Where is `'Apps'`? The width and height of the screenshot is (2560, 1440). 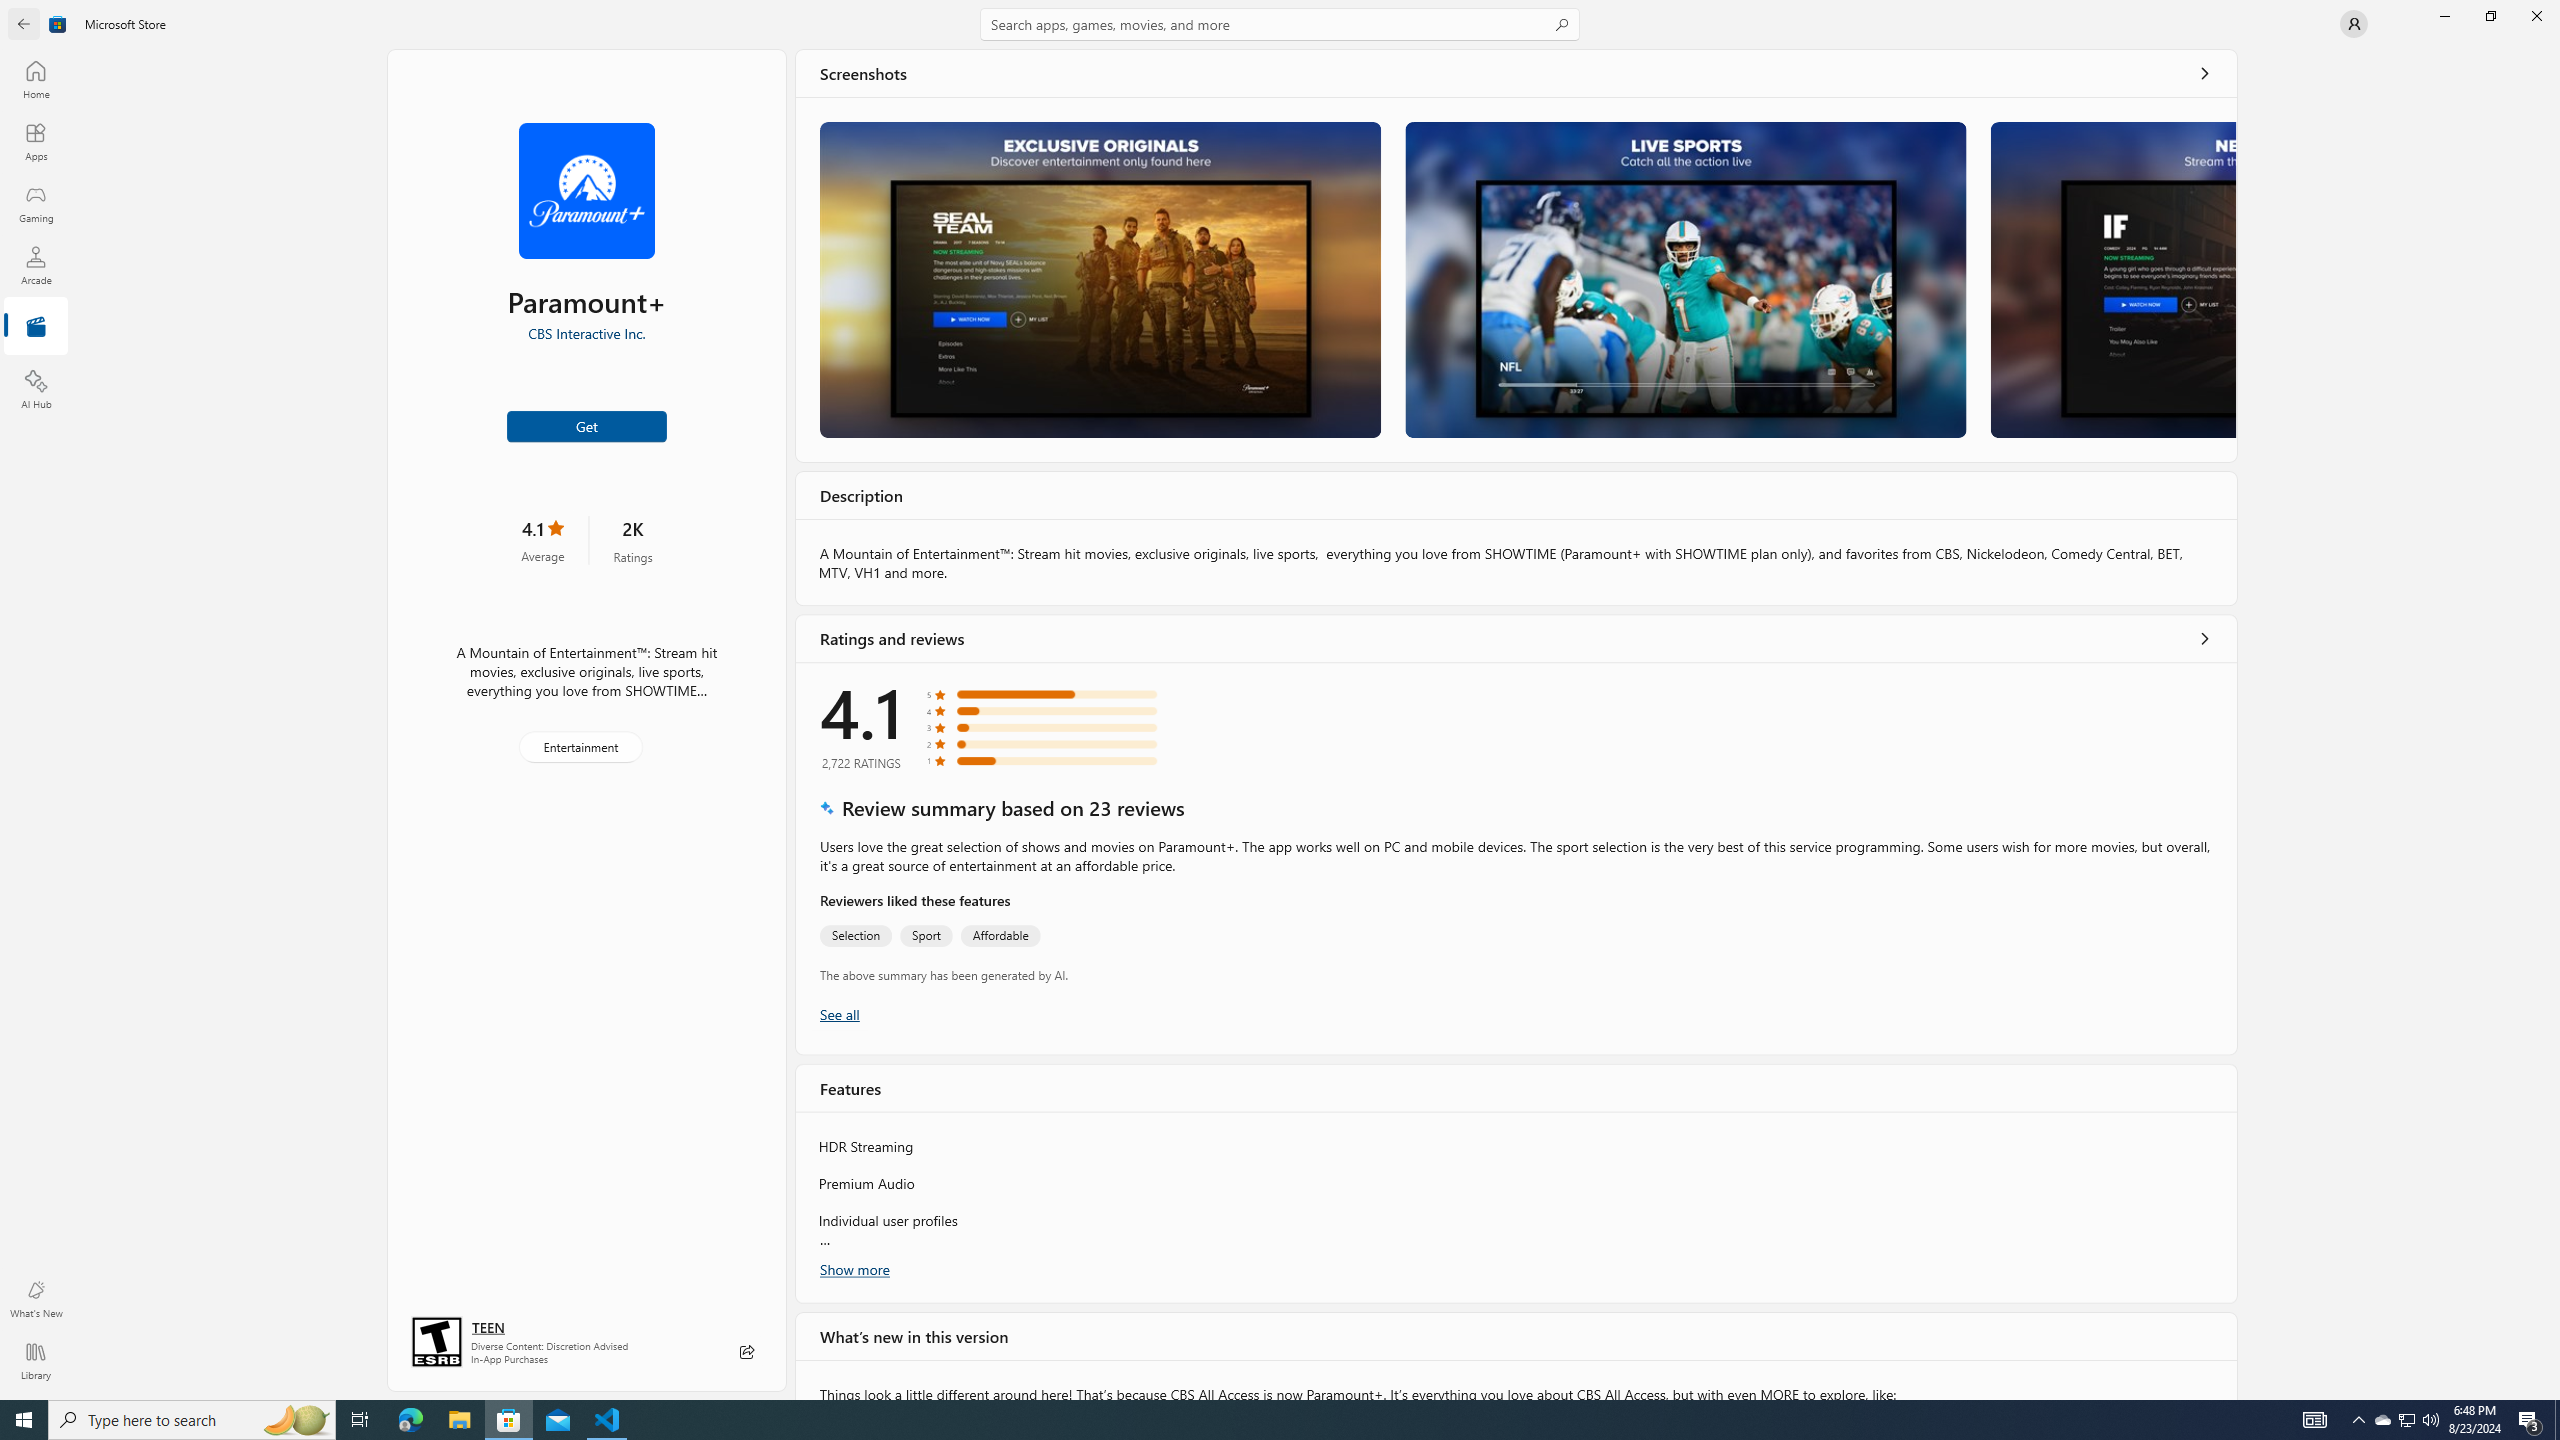 'Apps' is located at coordinates (34, 141).